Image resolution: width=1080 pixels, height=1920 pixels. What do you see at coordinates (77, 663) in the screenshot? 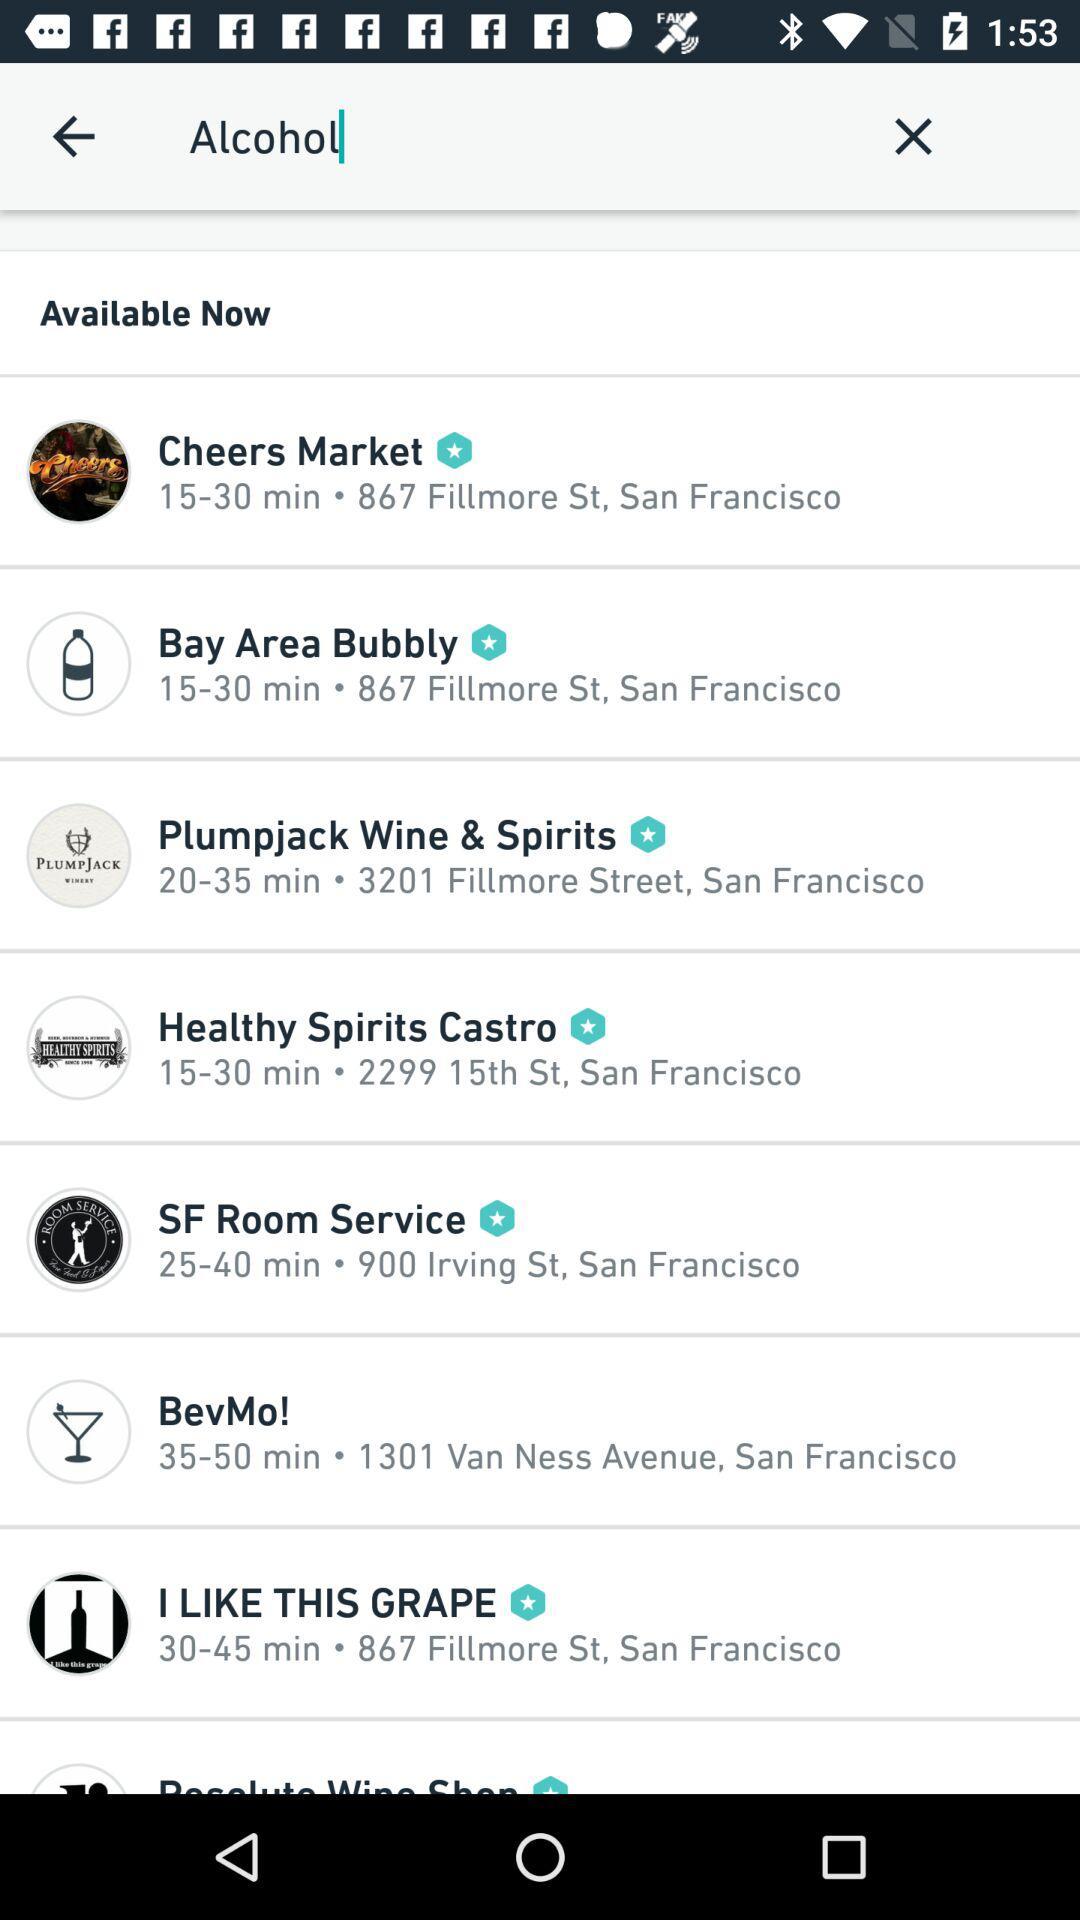
I see `left of bay area bubbly` at bounding box center [77, 663].